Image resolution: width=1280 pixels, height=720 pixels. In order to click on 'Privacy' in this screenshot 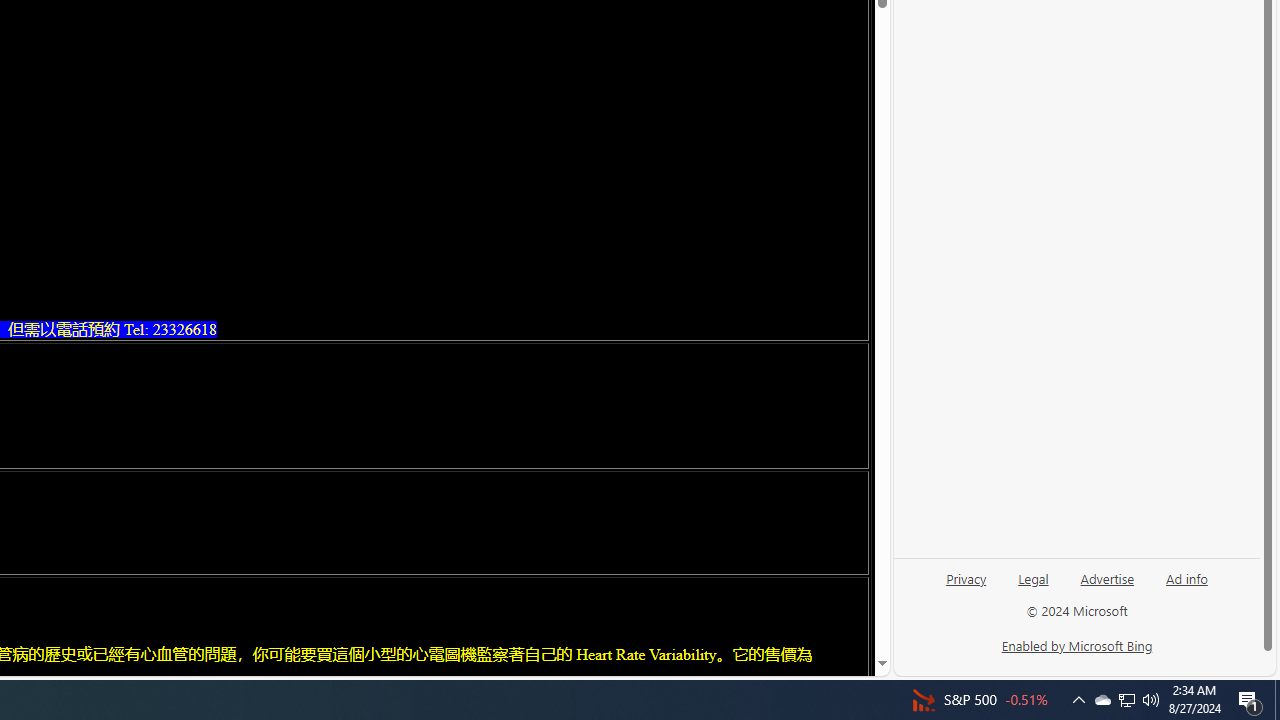, I will do `click(967, 585)`.